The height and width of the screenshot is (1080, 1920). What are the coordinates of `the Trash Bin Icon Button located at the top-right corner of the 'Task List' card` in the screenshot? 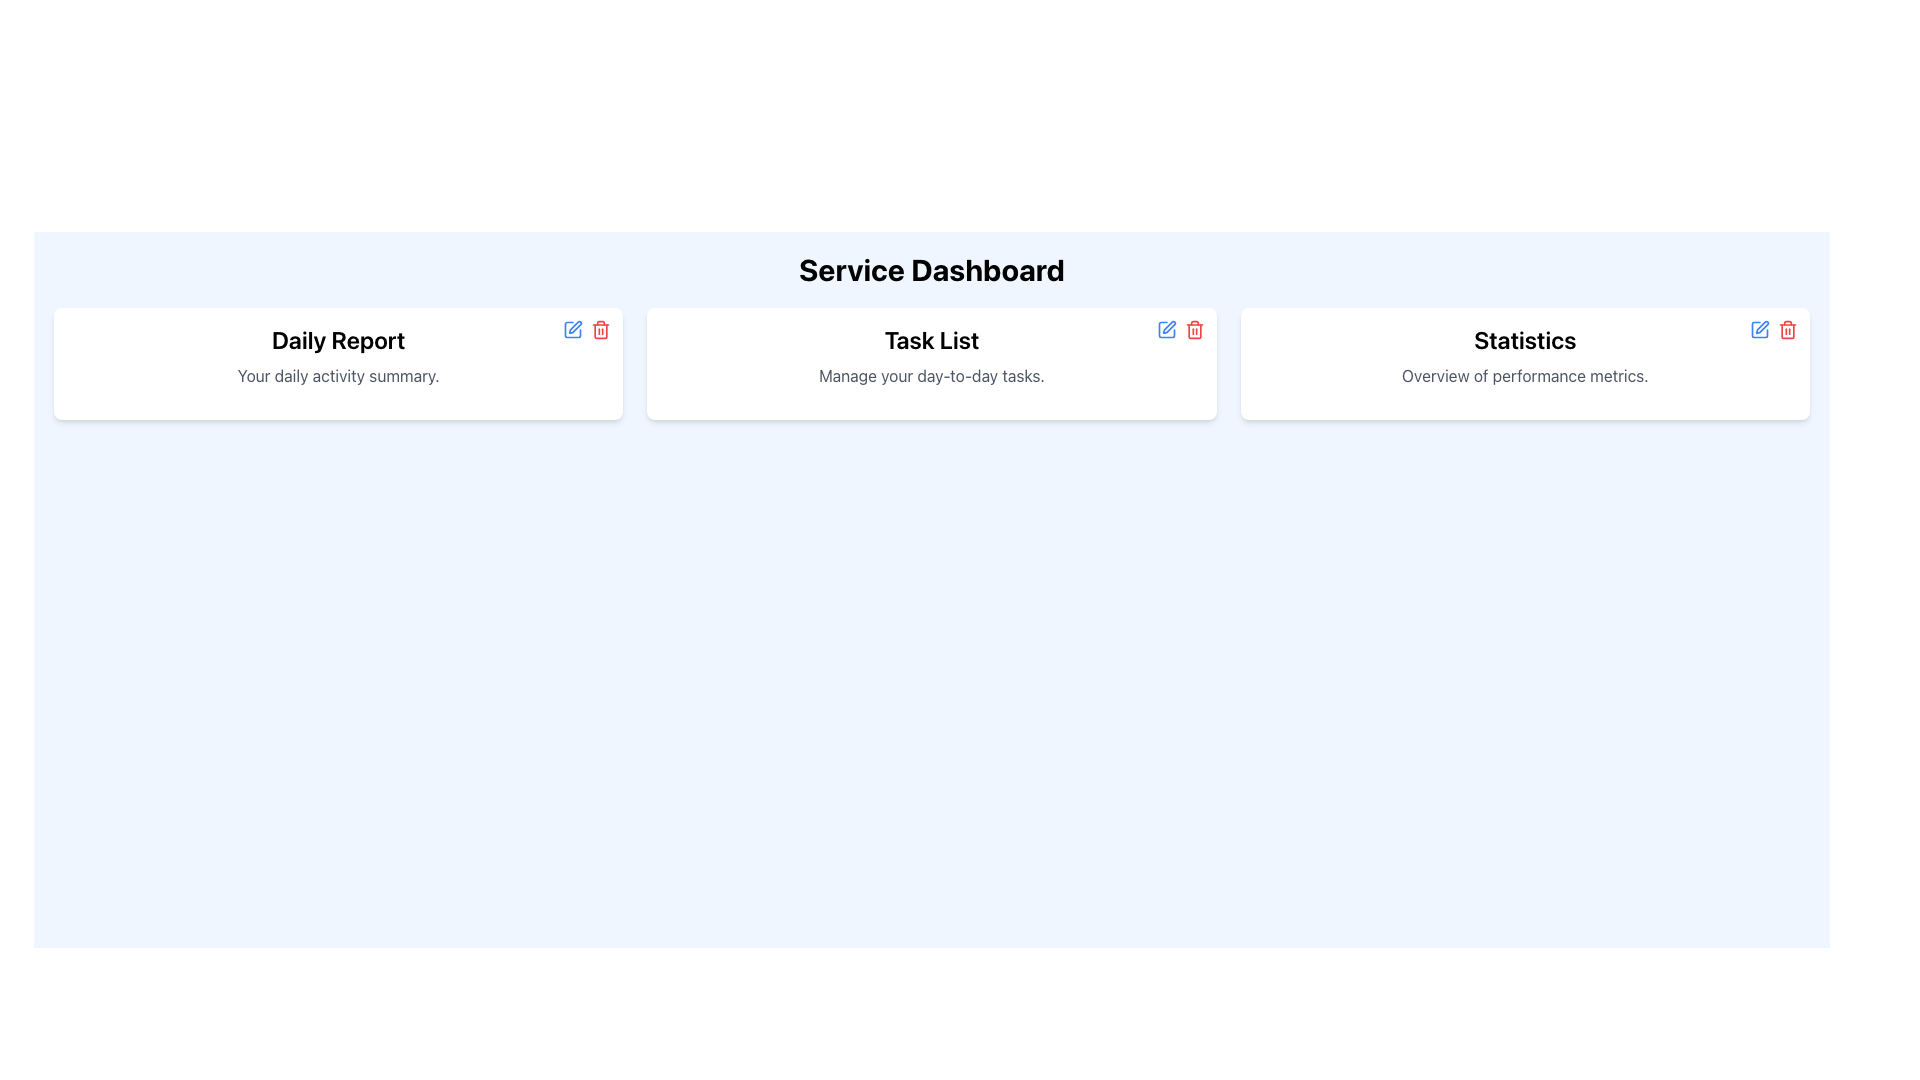 It's located at (1194, 329).